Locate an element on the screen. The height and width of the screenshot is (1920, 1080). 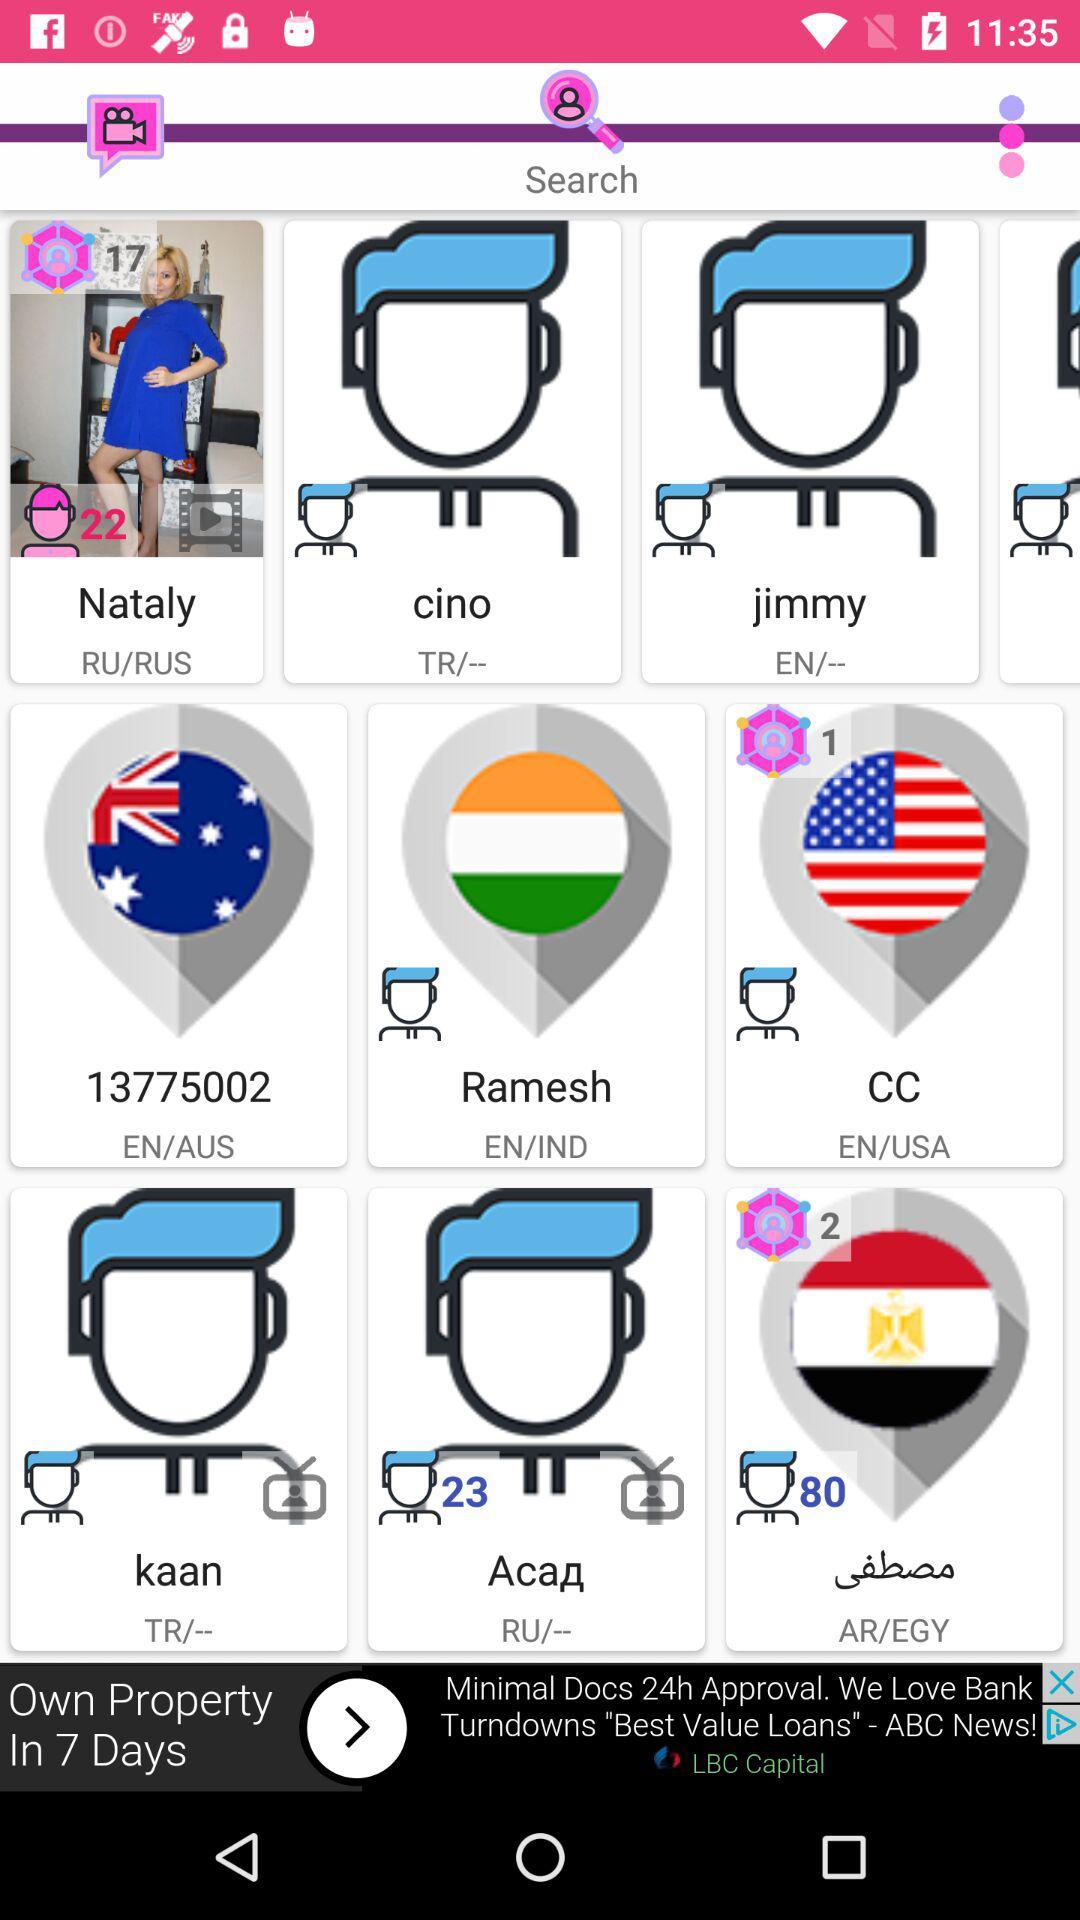
cino image is located at coordinates (452, 388).